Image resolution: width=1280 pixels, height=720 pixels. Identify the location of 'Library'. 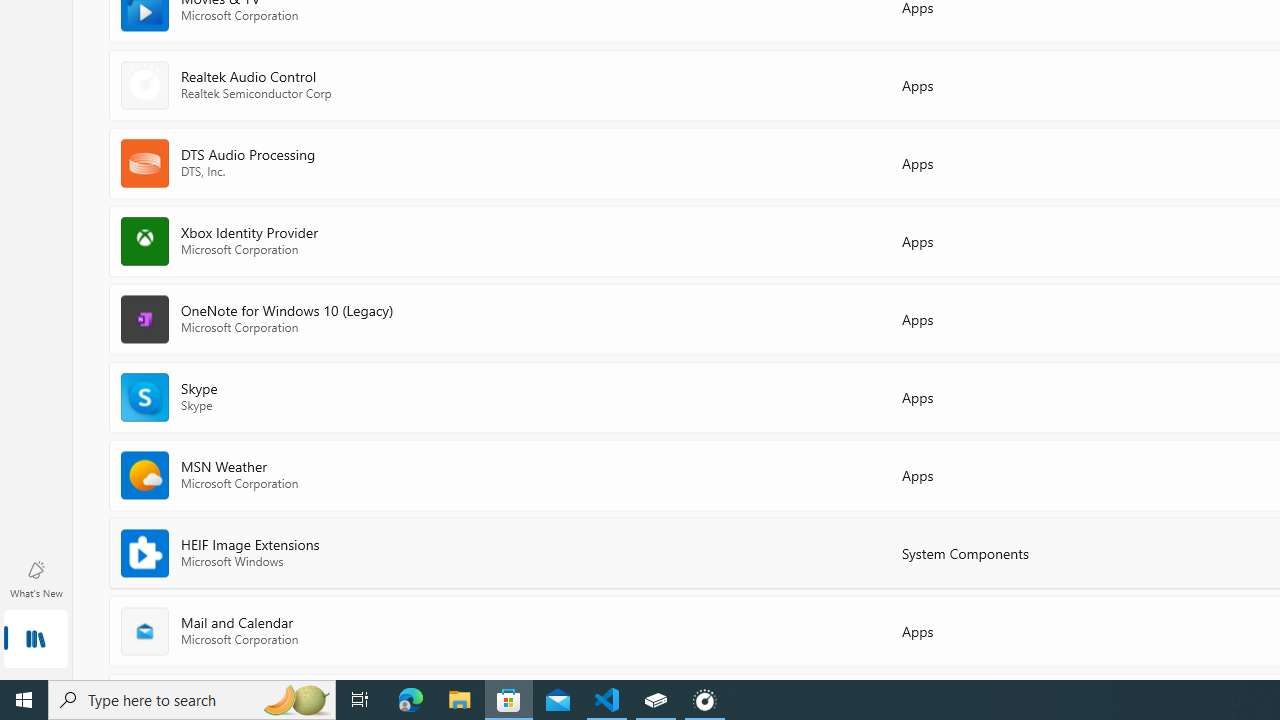
(35, 640).